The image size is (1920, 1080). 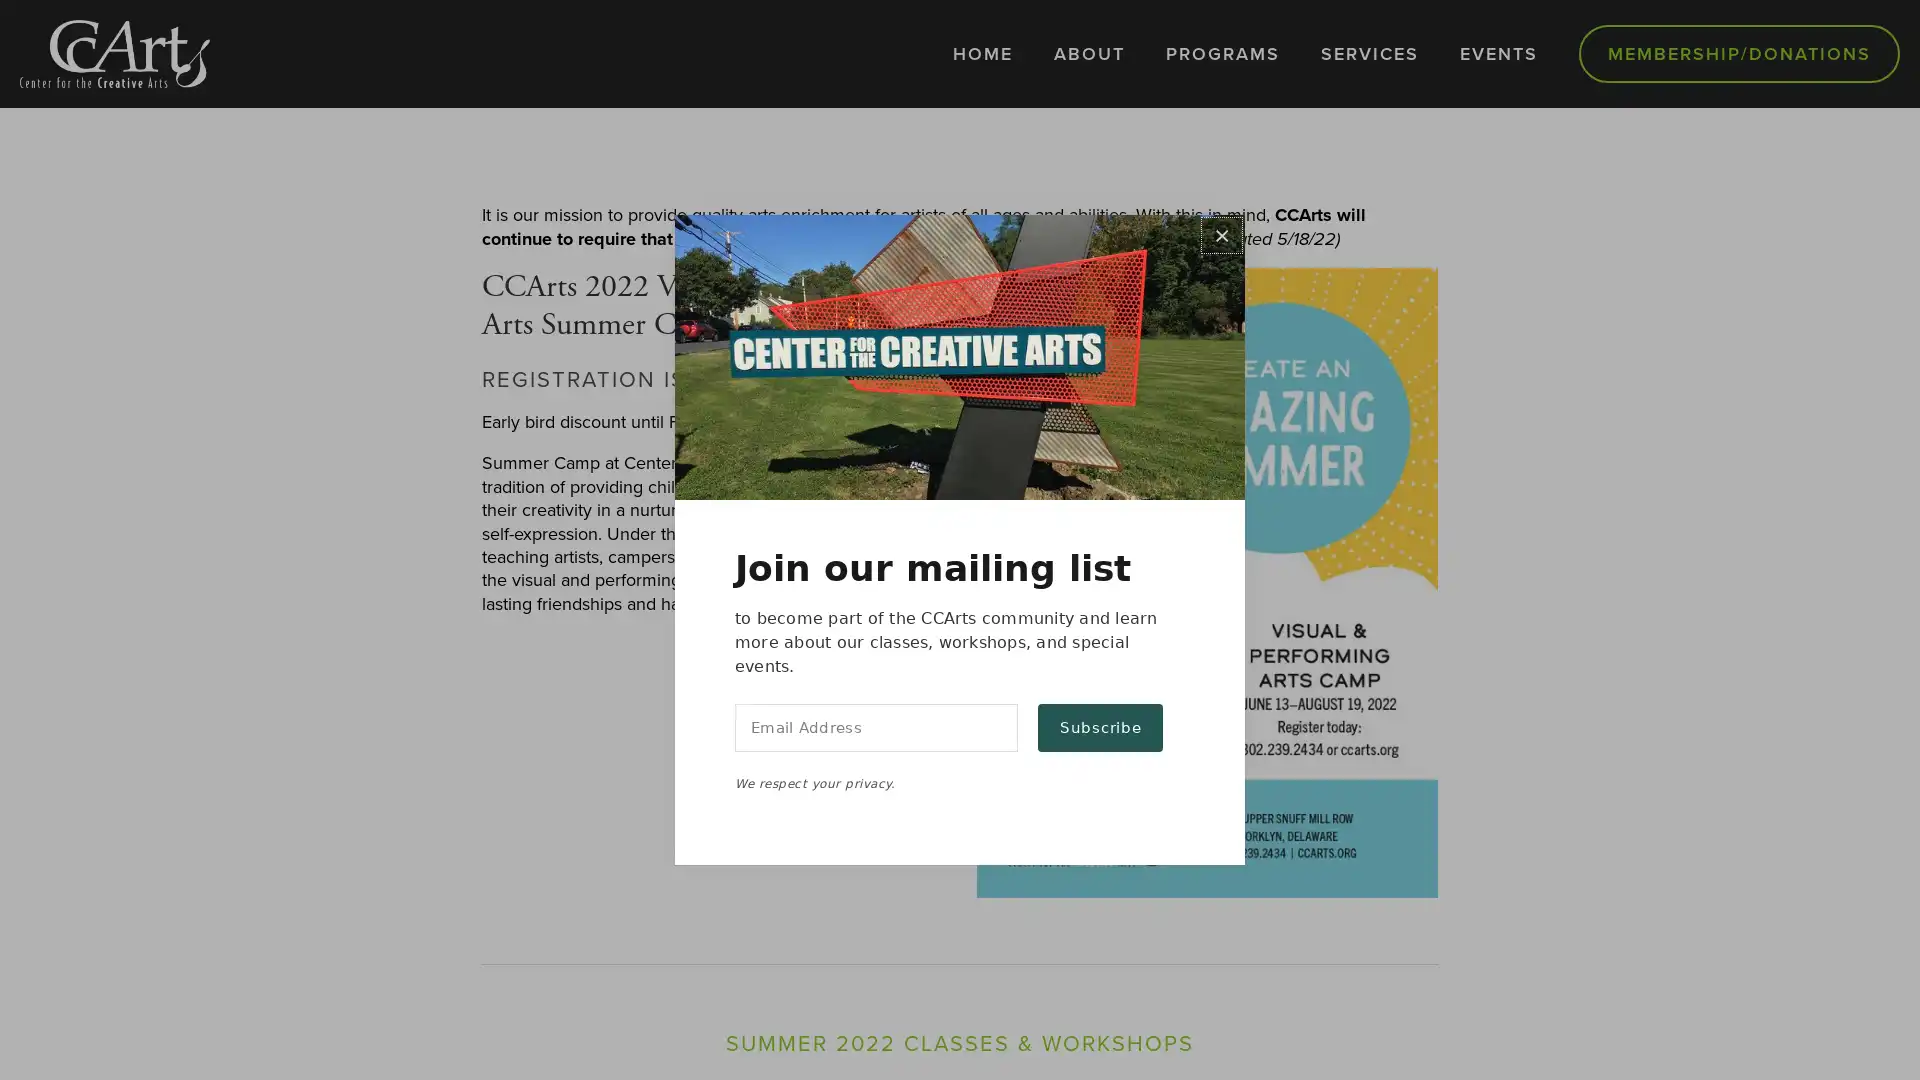 I want to click on Close, so click(x=1220, y=234).